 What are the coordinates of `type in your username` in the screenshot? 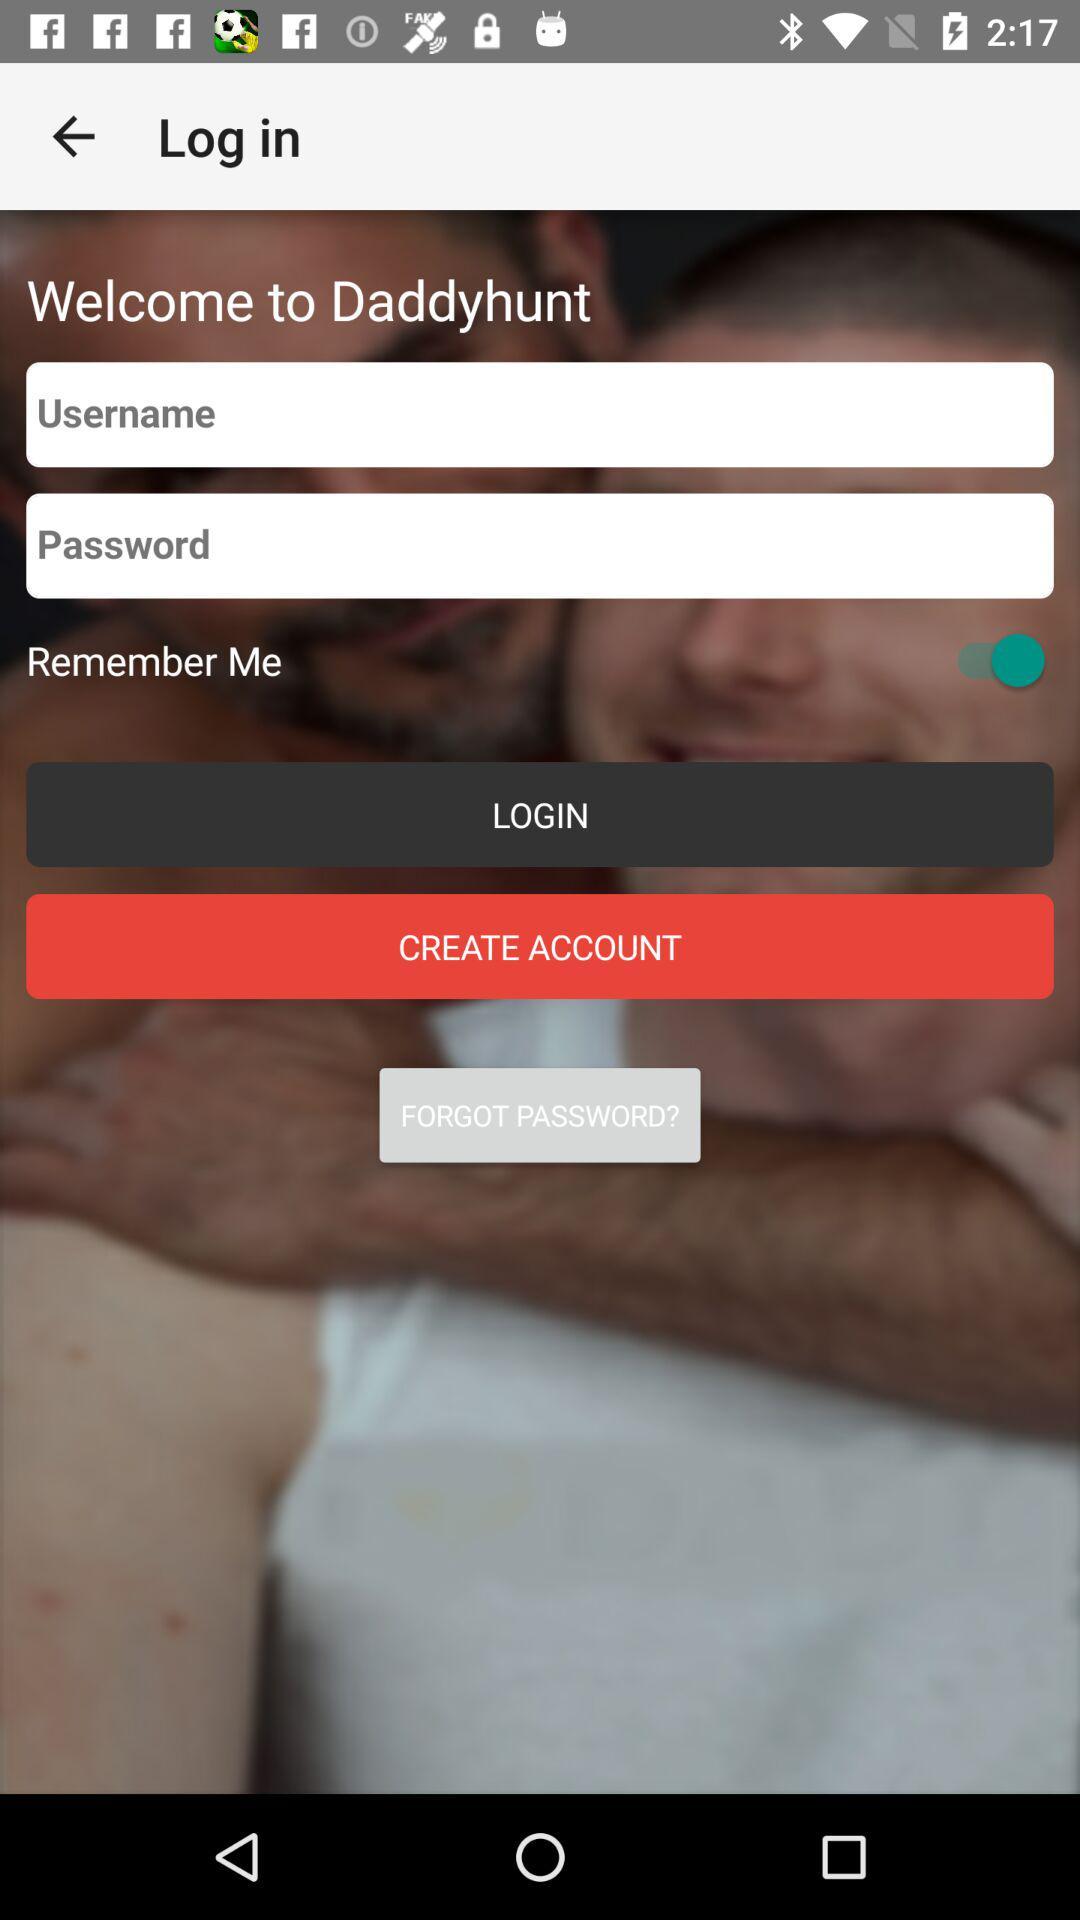 It's located at (540, 413).